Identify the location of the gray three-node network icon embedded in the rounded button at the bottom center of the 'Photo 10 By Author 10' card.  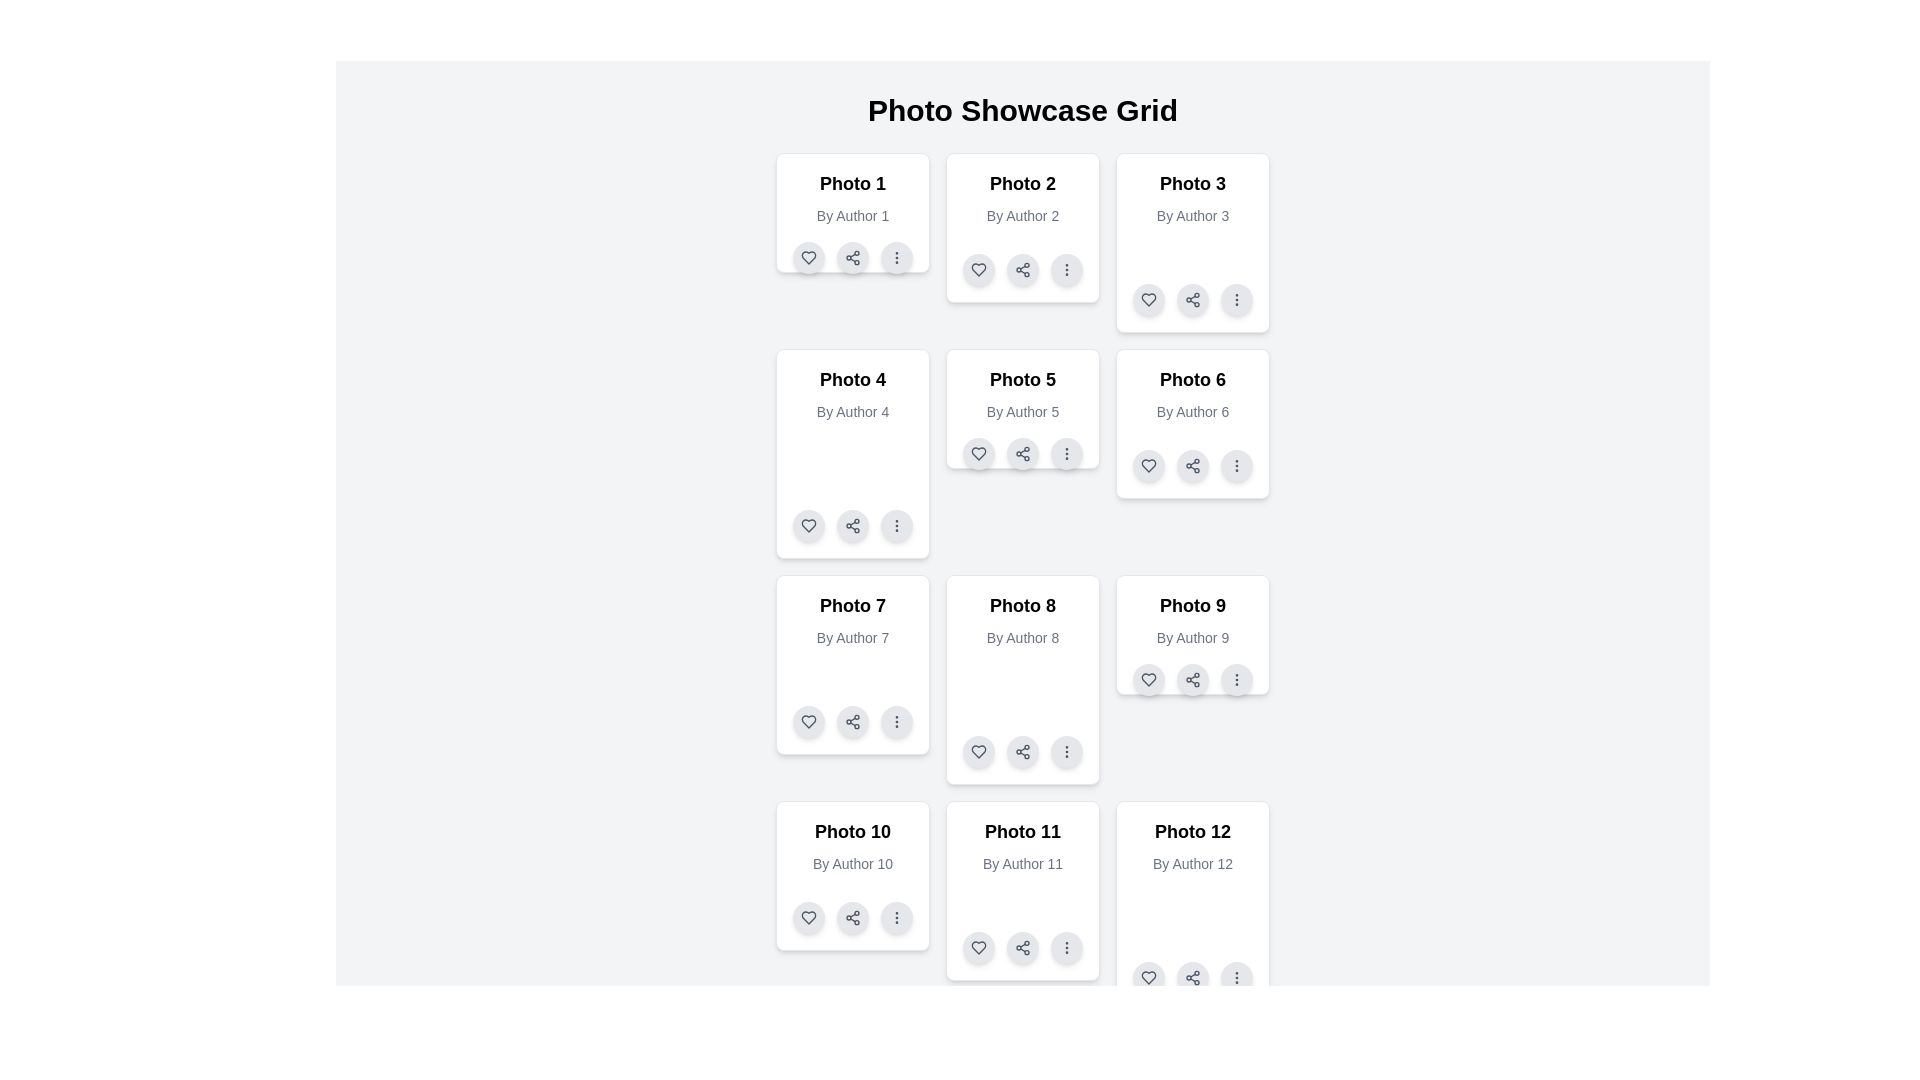
(853, 918).